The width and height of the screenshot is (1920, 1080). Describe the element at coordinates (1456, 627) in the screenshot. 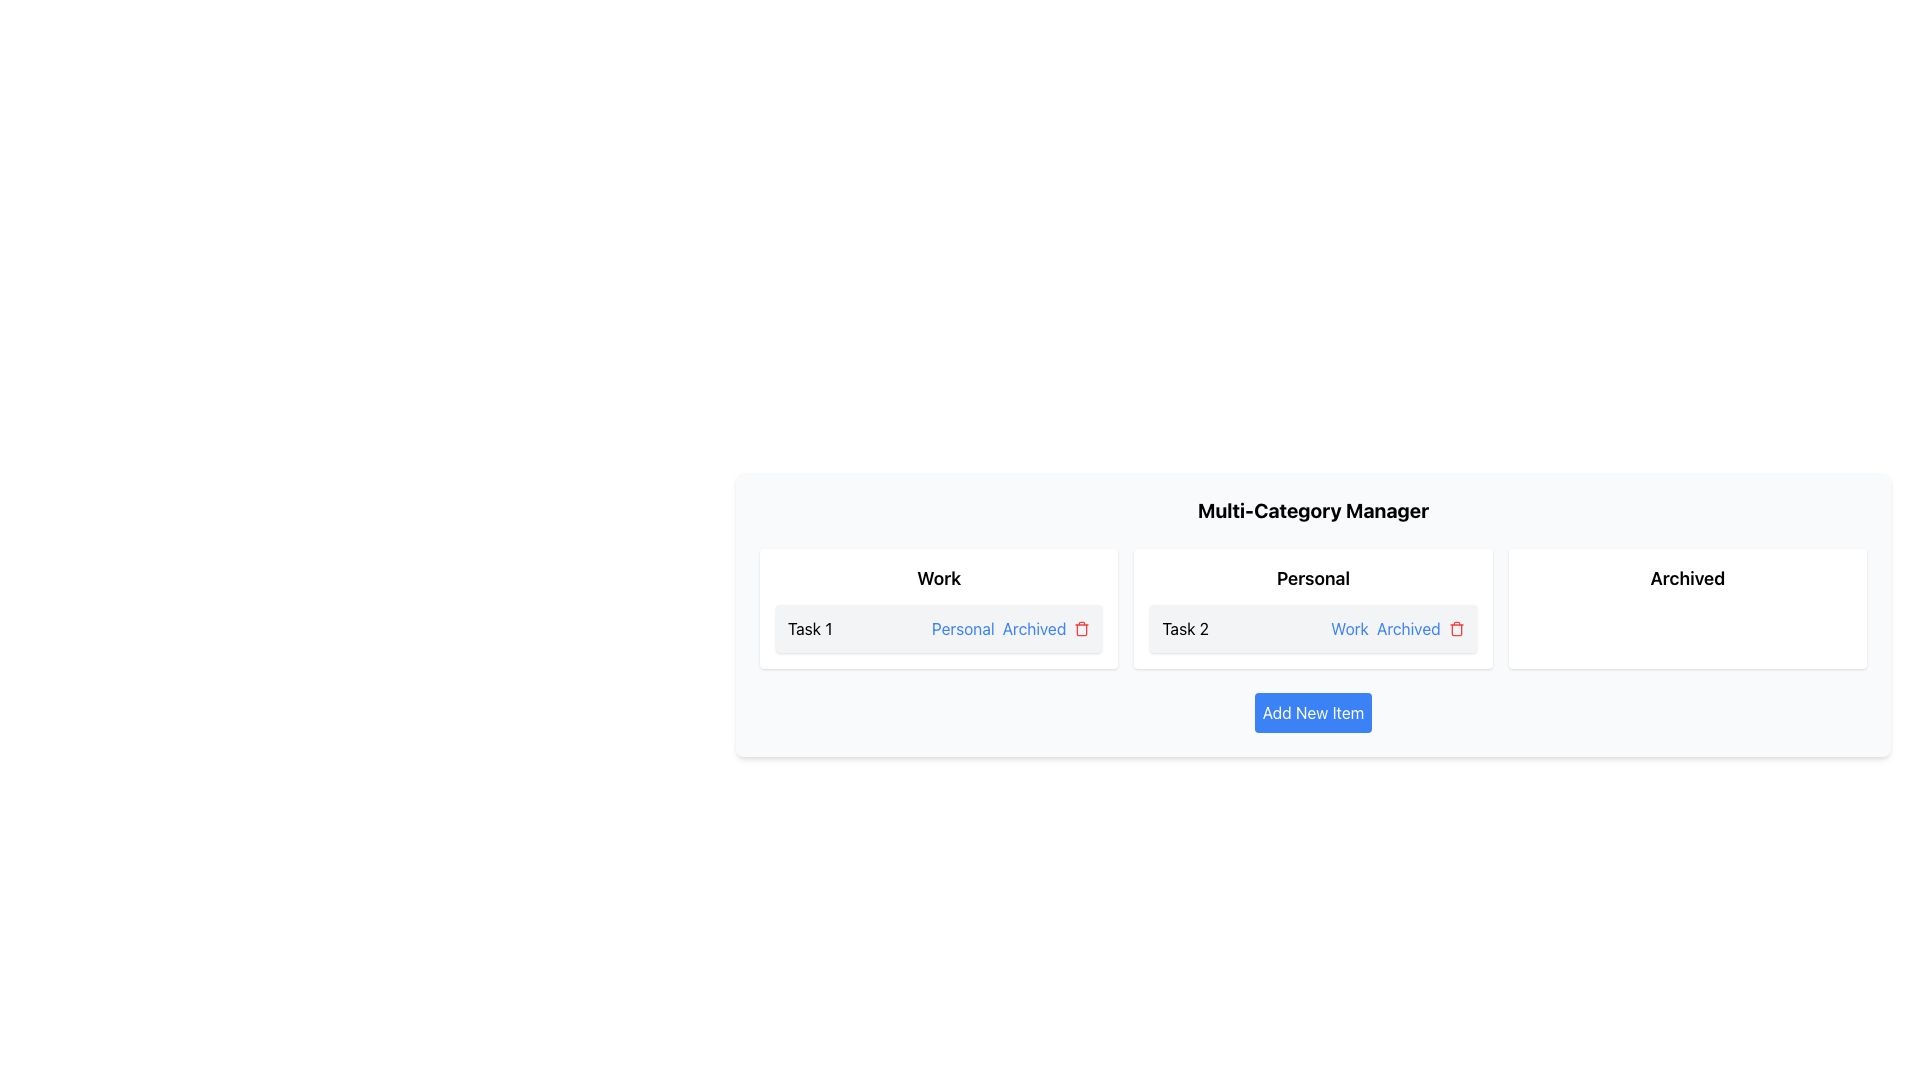

I see `the delete button located in the 'Personal' category section, positioned to the right of the 'Work' and 'Archived' text links in the task's control options row` at that location.